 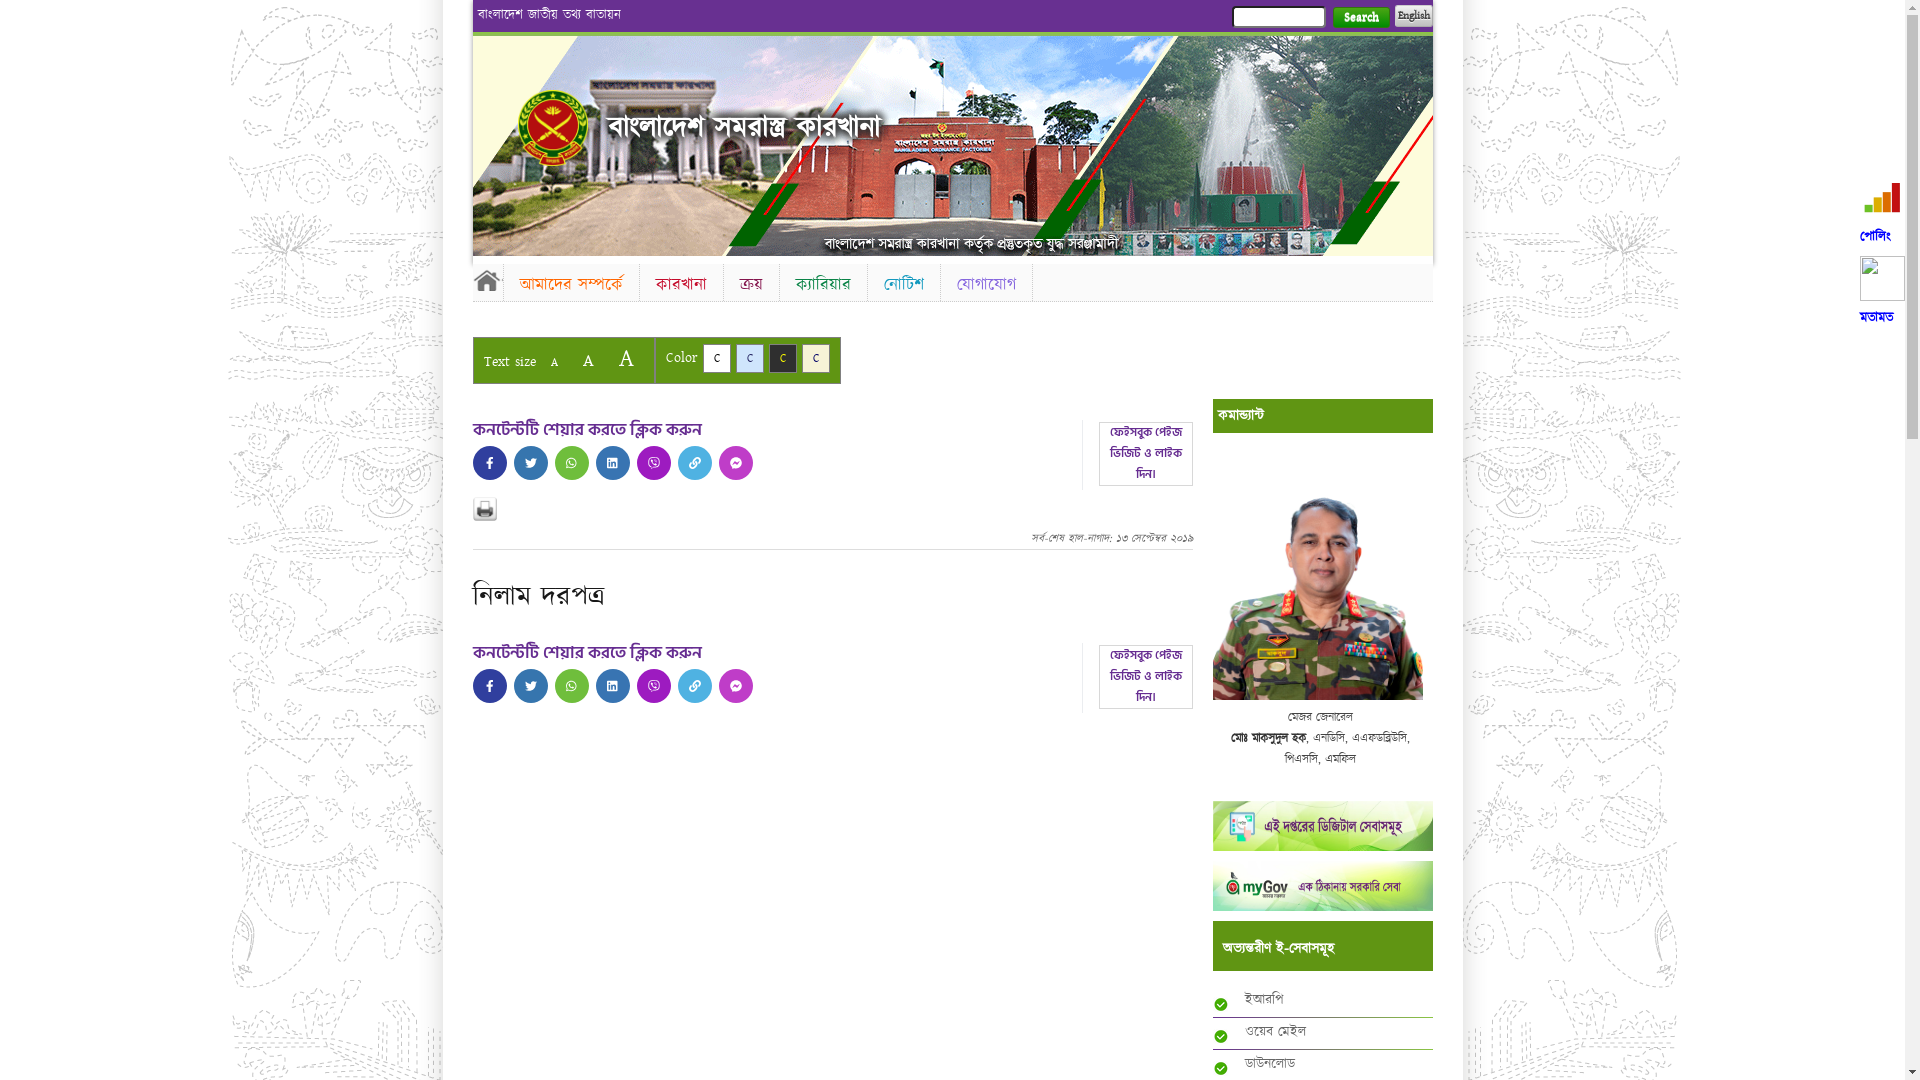 What do you see at coordinates (607, 357) in the screenshot?
I see `'A'` at bounding box center [607, 357].